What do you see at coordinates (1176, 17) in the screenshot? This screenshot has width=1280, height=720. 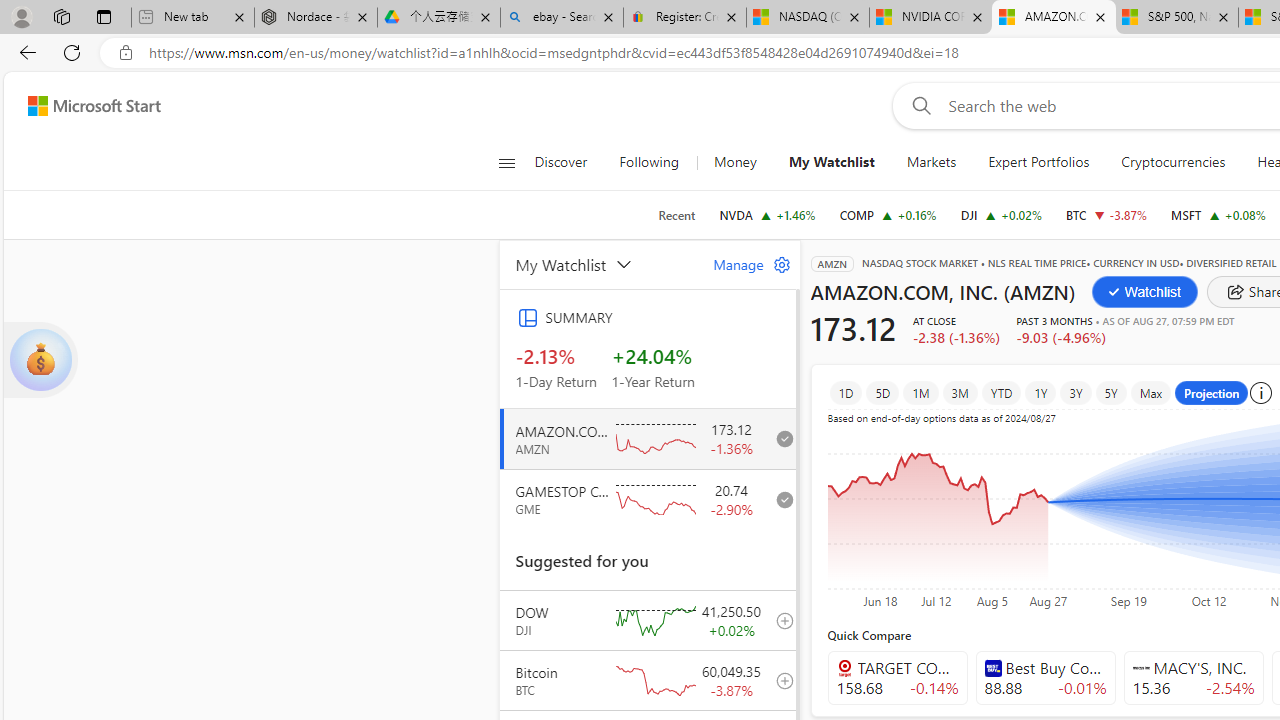 I see `'S&P 500, Nasdaq end lower, weighed by Nvidia dip | Watch'` at bounding box center [1176, 17].